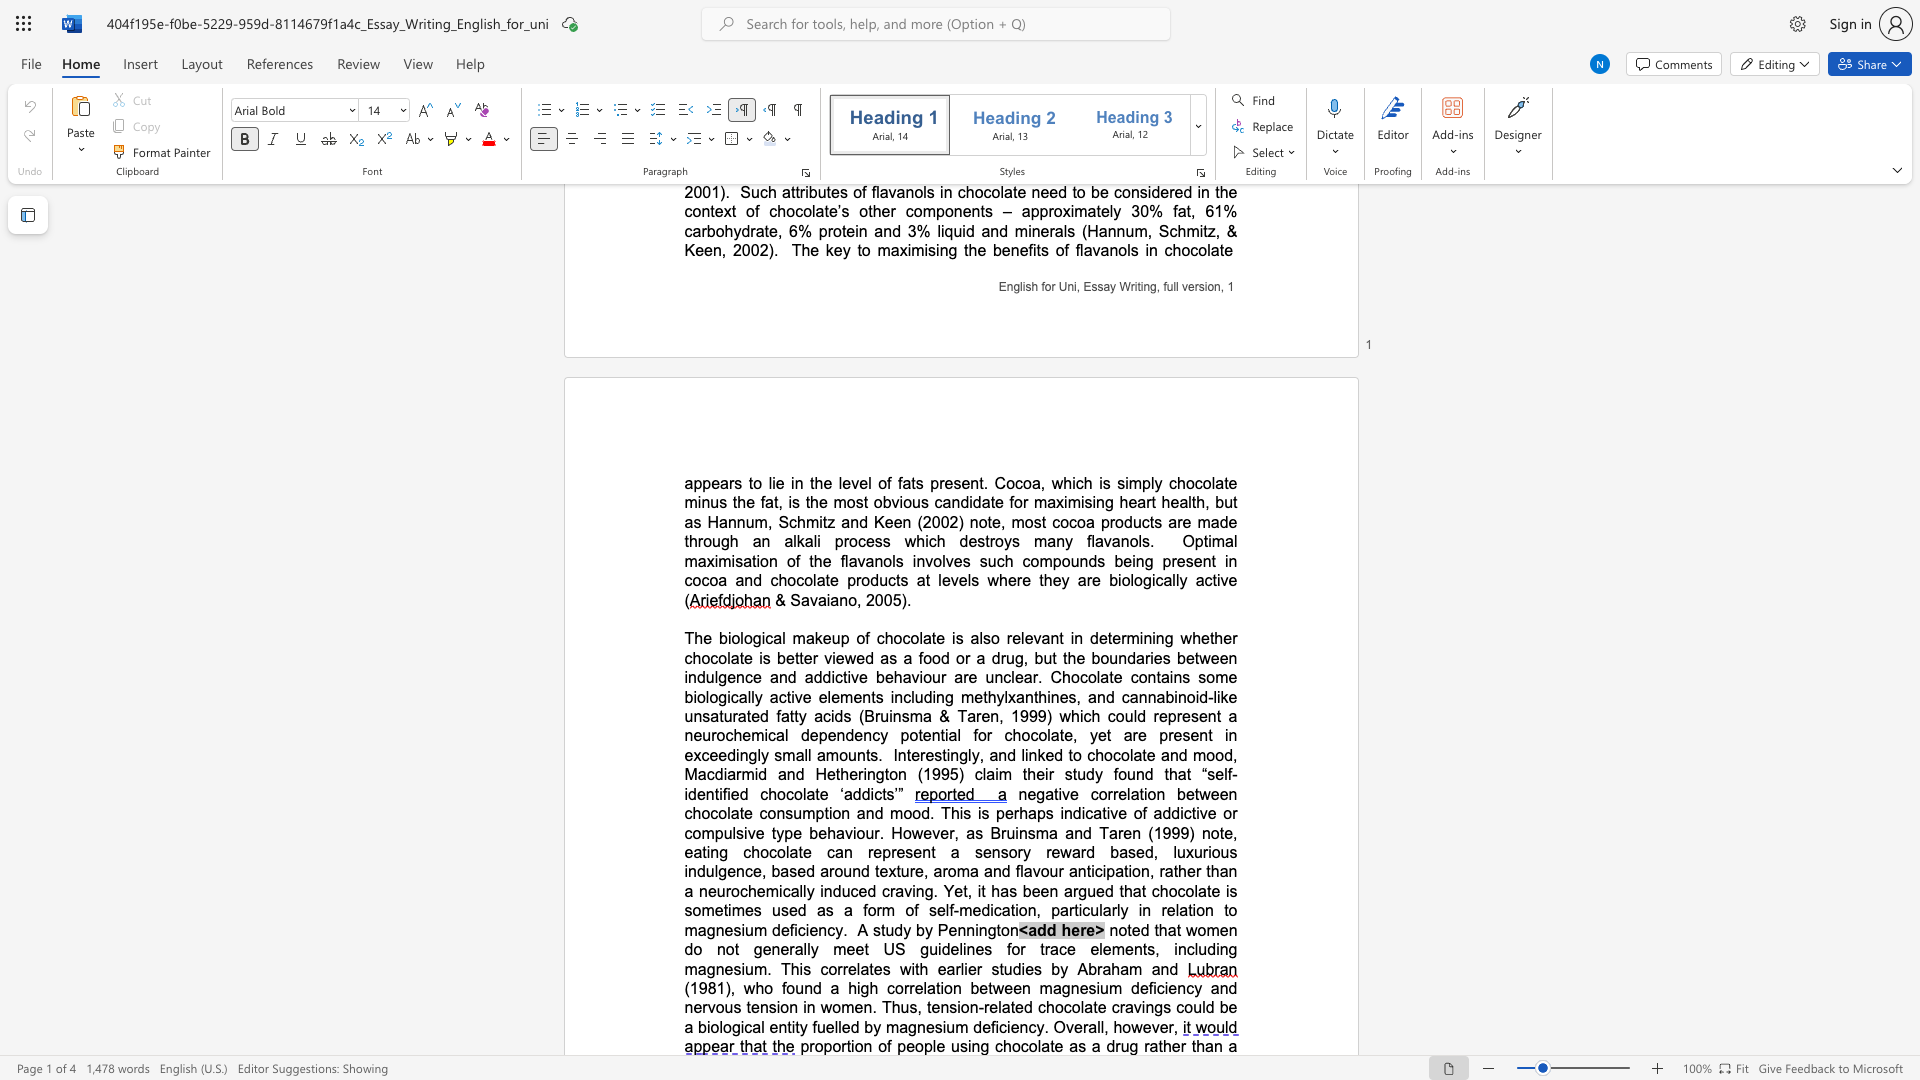 The image size is (1920, 1080). I want to click on the subset text "ning" within the text "A study by Pennington", so click(966, 930).